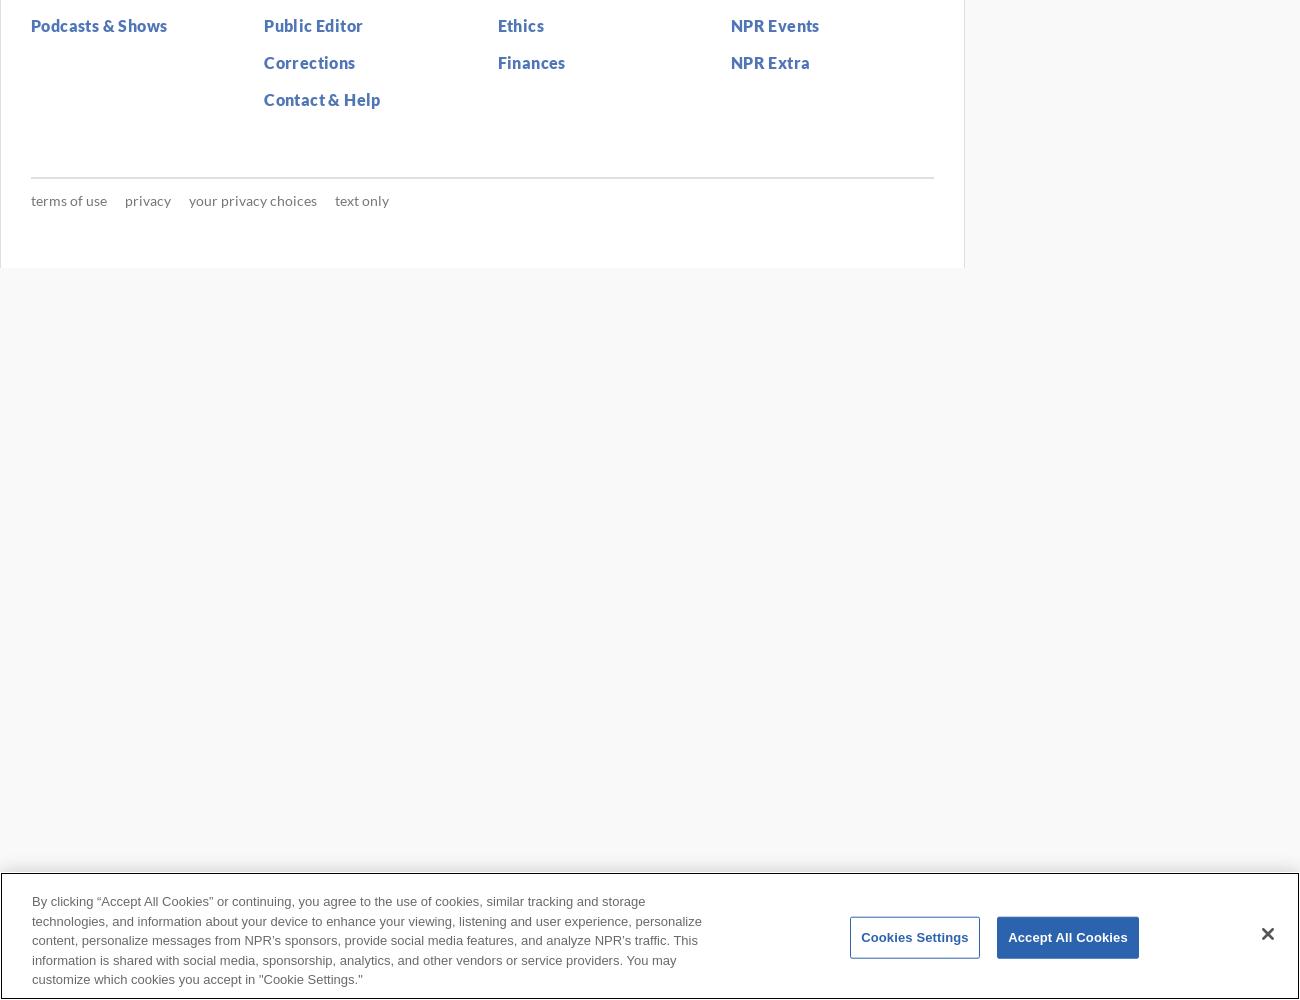 The width and height of the screenshot is (1300, 1000). What do you see at coordinates (768, 62) in the screenshot?
I see `'NPR Extra'` at bounding box center [768, 62].